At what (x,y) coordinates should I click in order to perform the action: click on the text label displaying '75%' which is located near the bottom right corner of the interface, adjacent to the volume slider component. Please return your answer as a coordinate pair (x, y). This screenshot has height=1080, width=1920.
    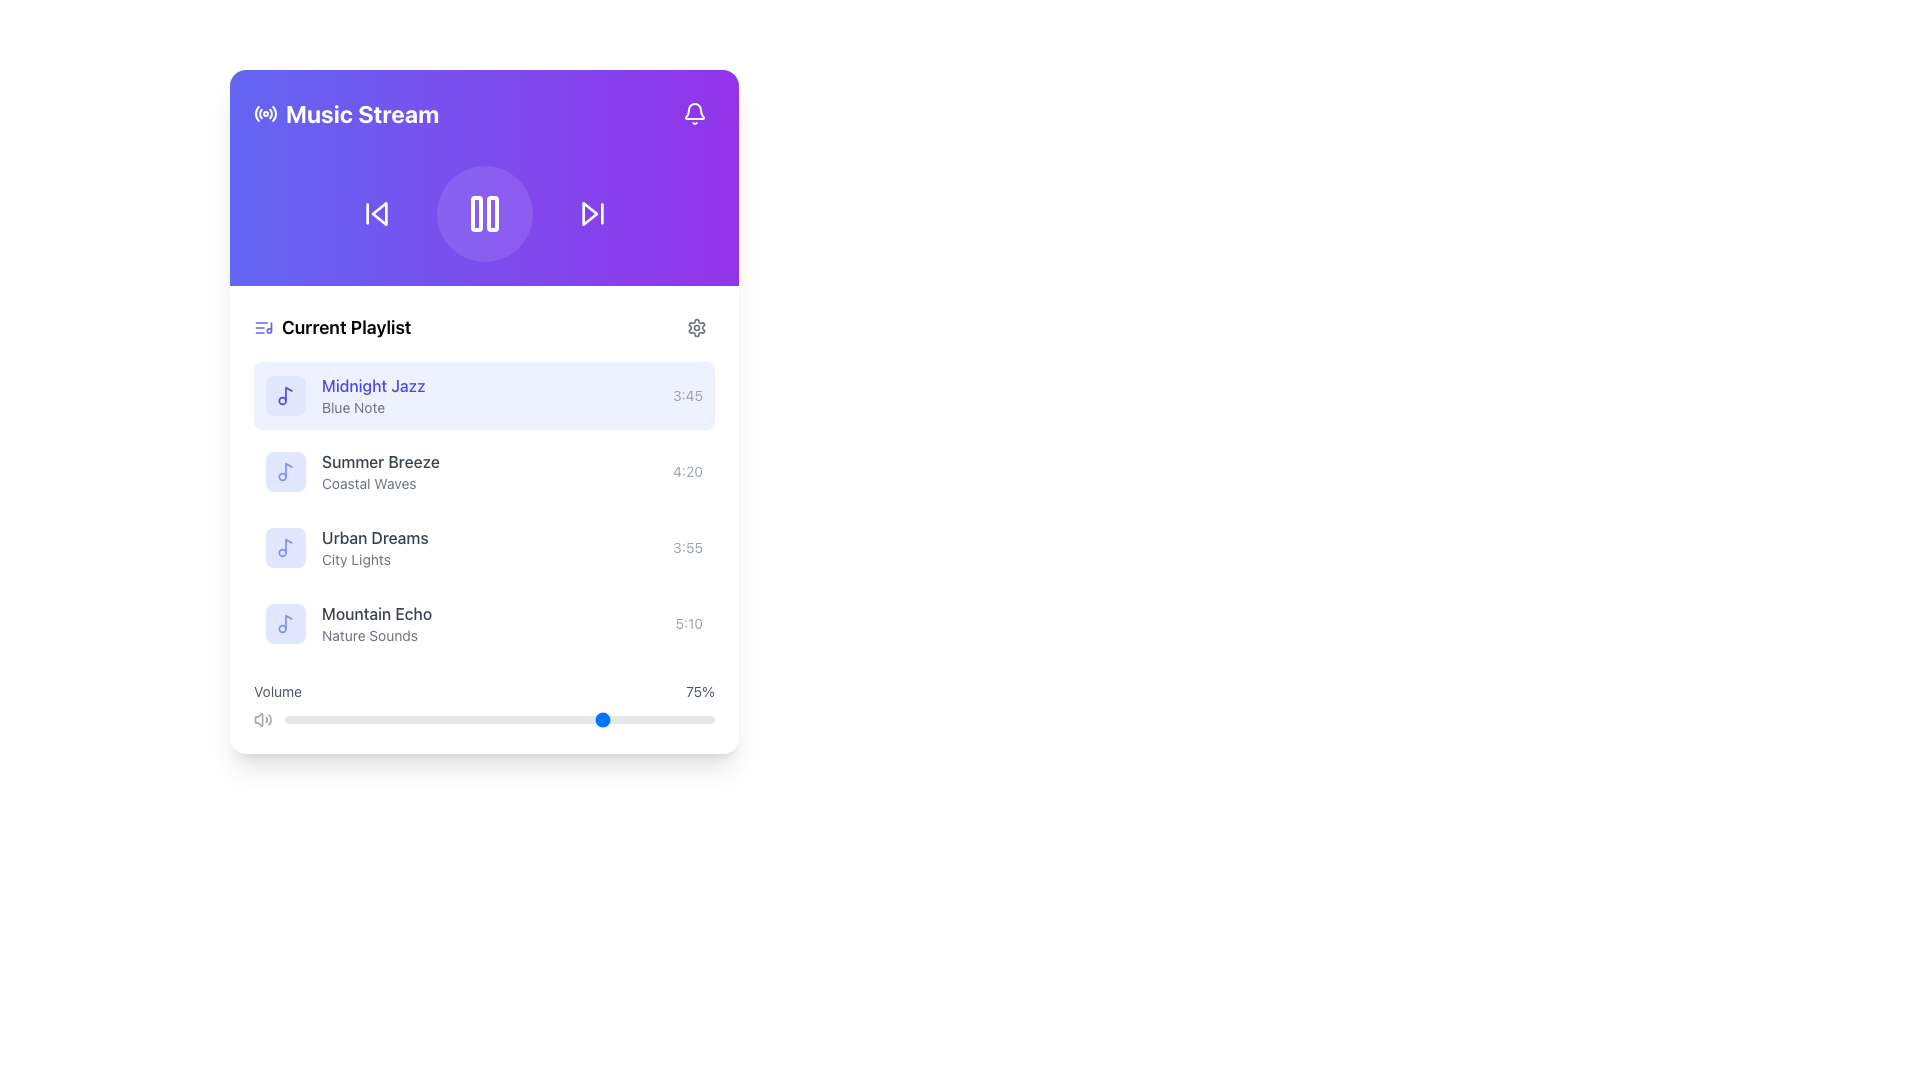
    Looking at the image, I should click on (700, 690).